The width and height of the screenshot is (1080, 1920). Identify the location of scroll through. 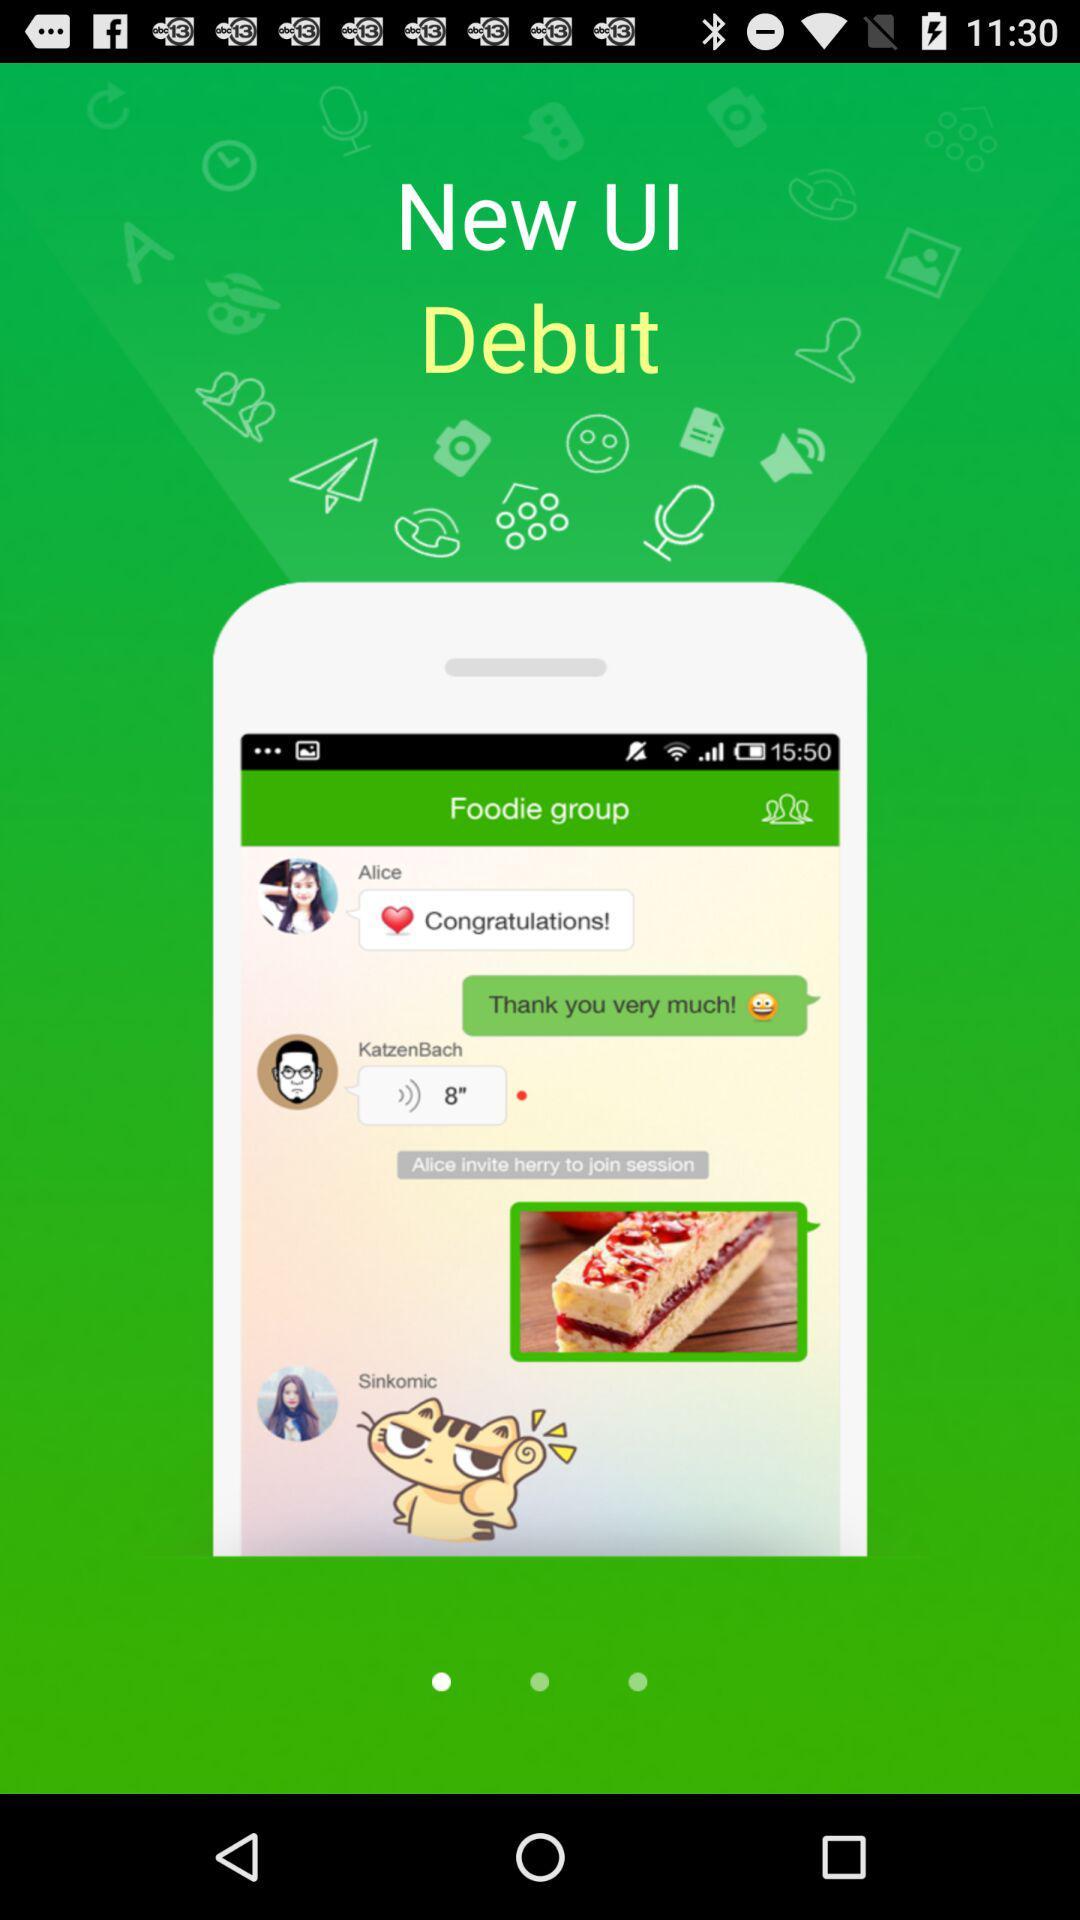
(440, 1680).